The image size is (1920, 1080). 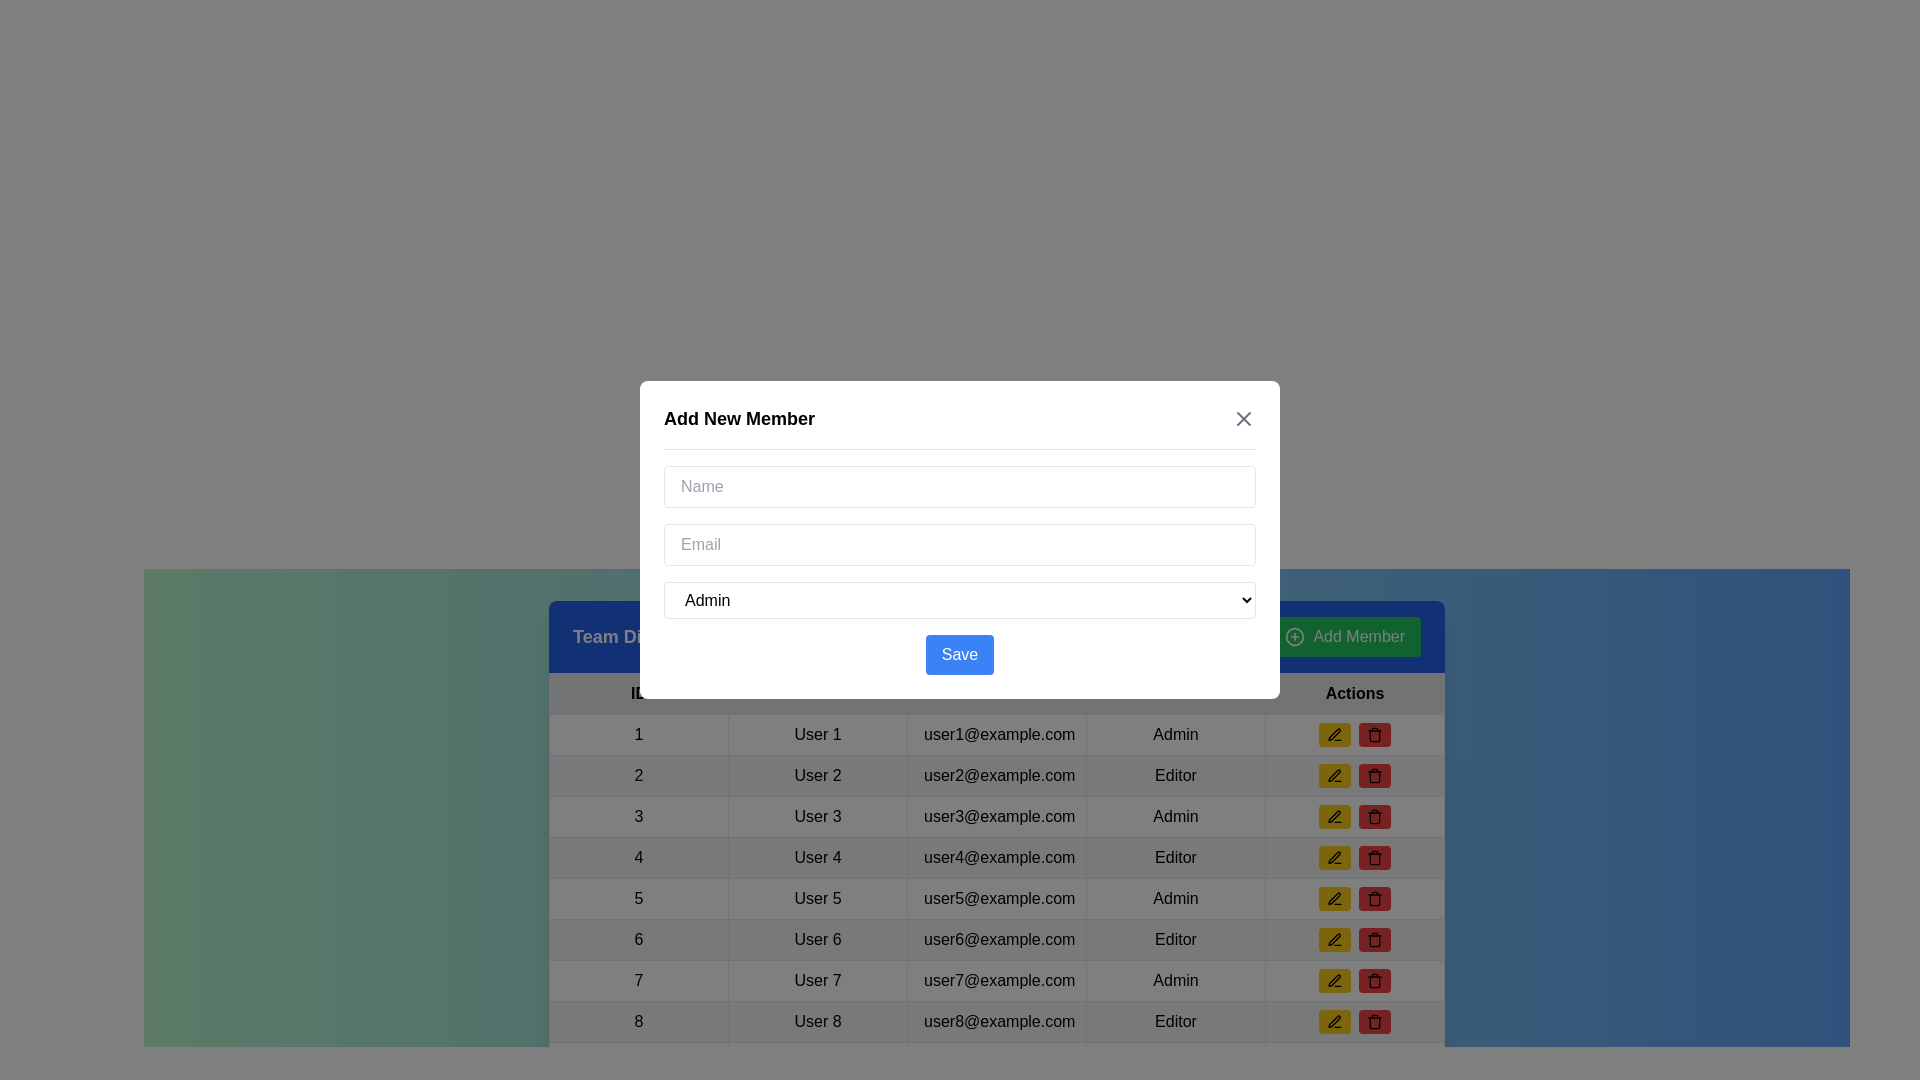 What do you see at coordinates (1176, 735) in the screenshot?
I see `text label indicating the role of 'User 1' located in the fourth cell of the 'Role' column in the table` at bounding box center [1176, 735].